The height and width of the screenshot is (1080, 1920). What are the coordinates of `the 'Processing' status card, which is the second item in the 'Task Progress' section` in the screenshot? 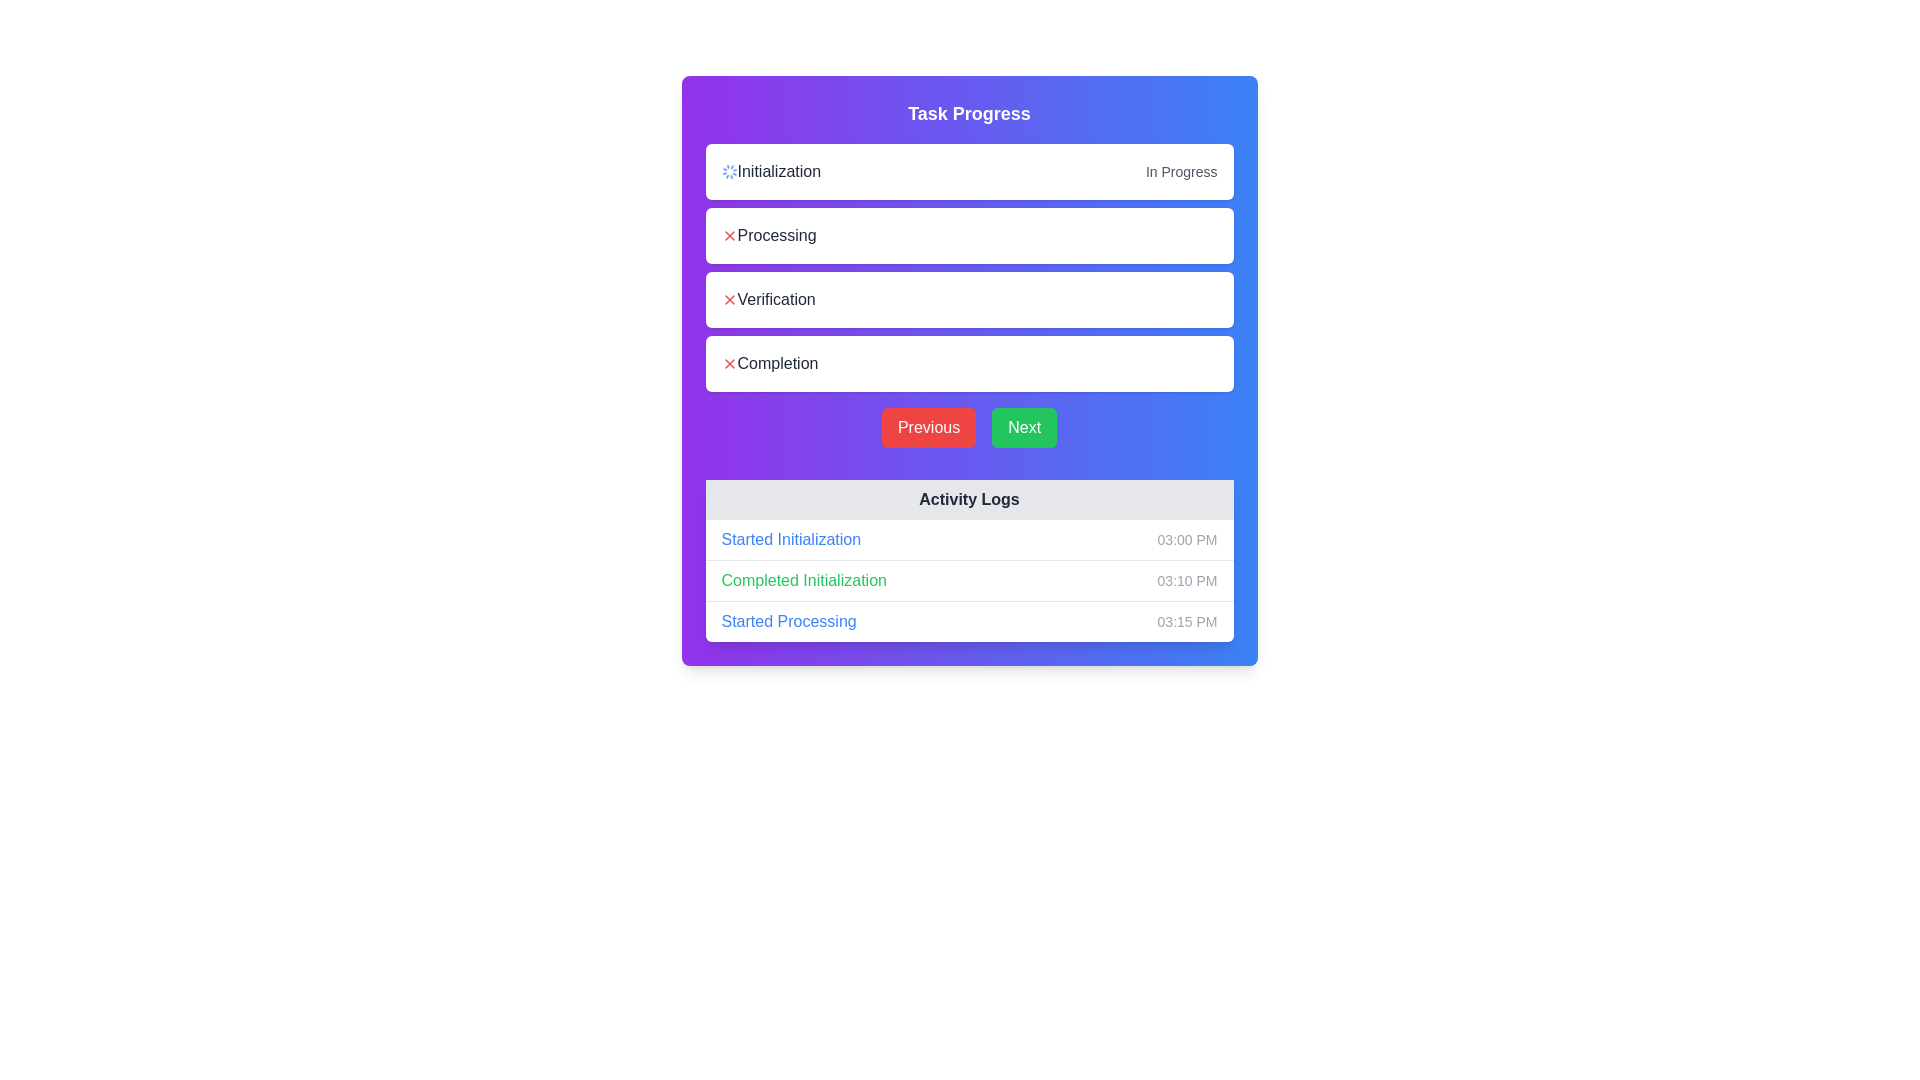 It's located at (969, 234).